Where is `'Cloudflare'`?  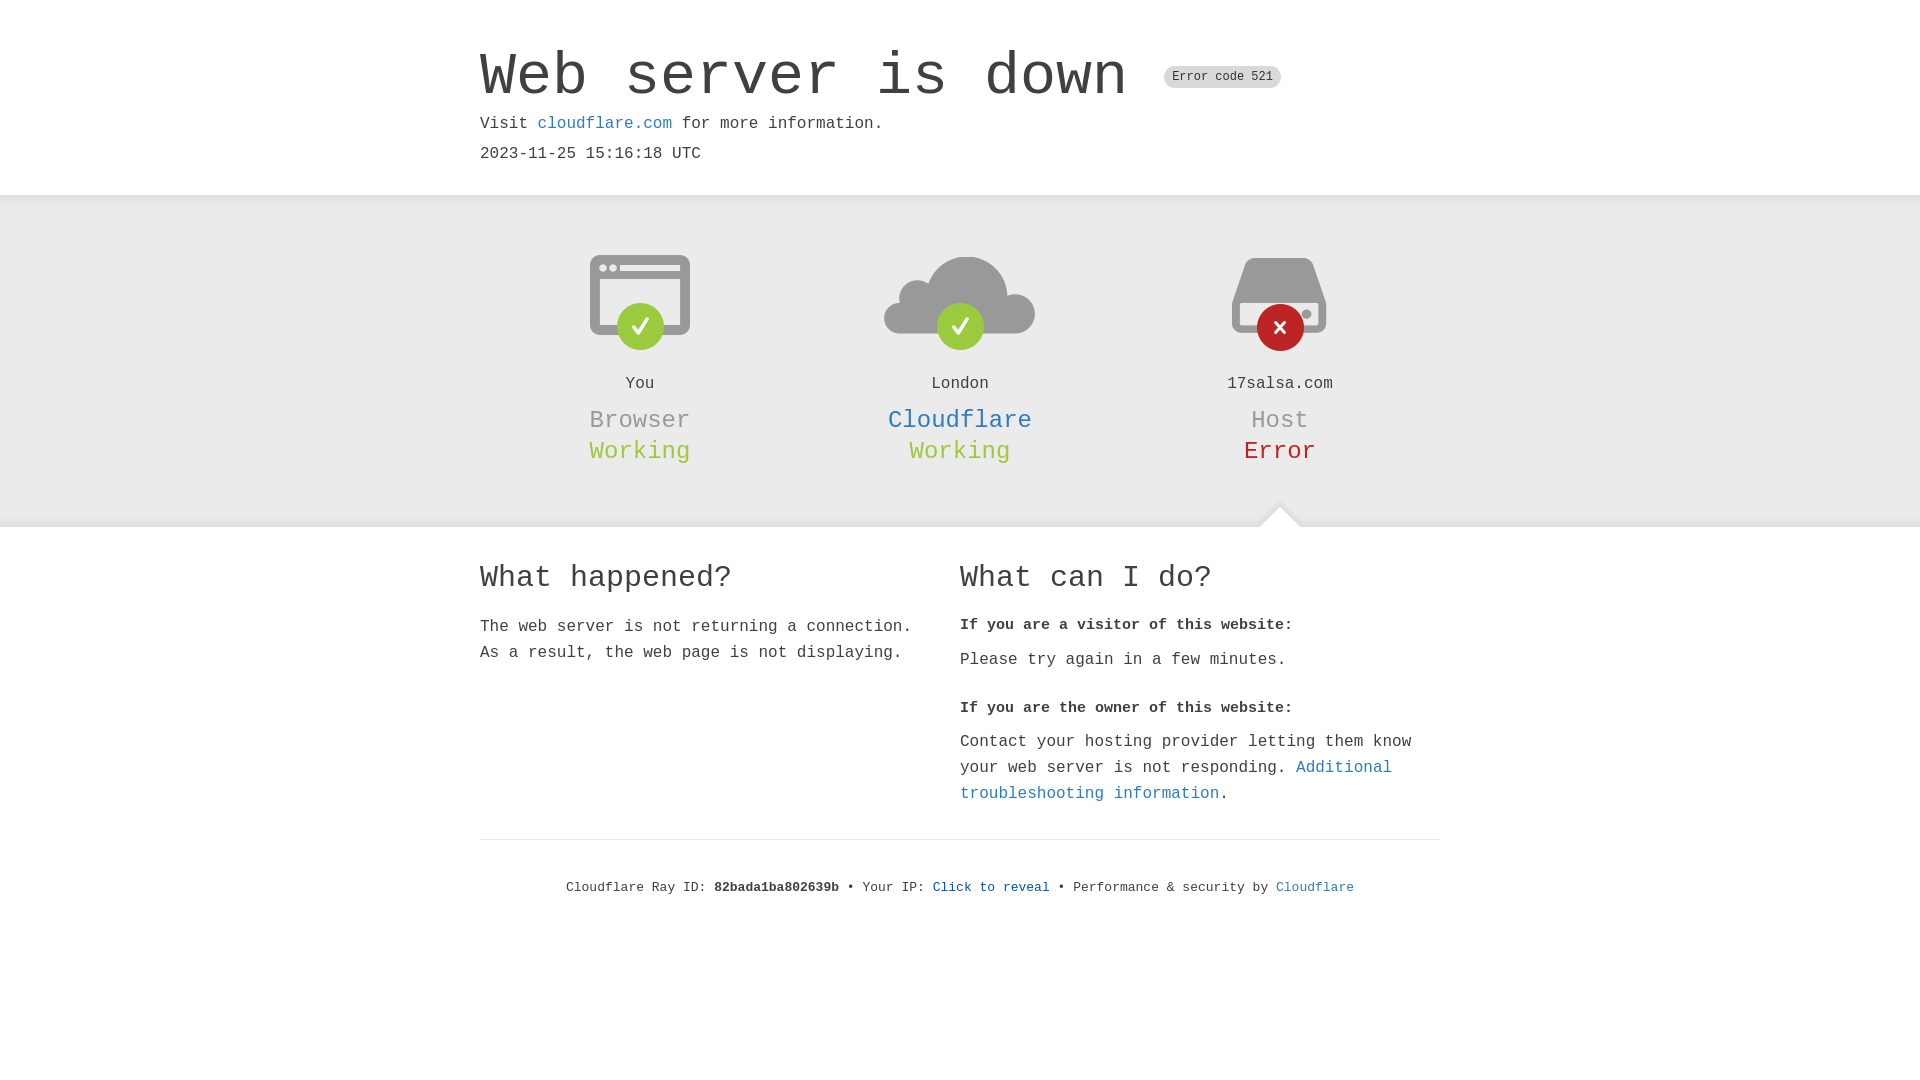
'Cloudflare' is located at coordinates (1315, 886).